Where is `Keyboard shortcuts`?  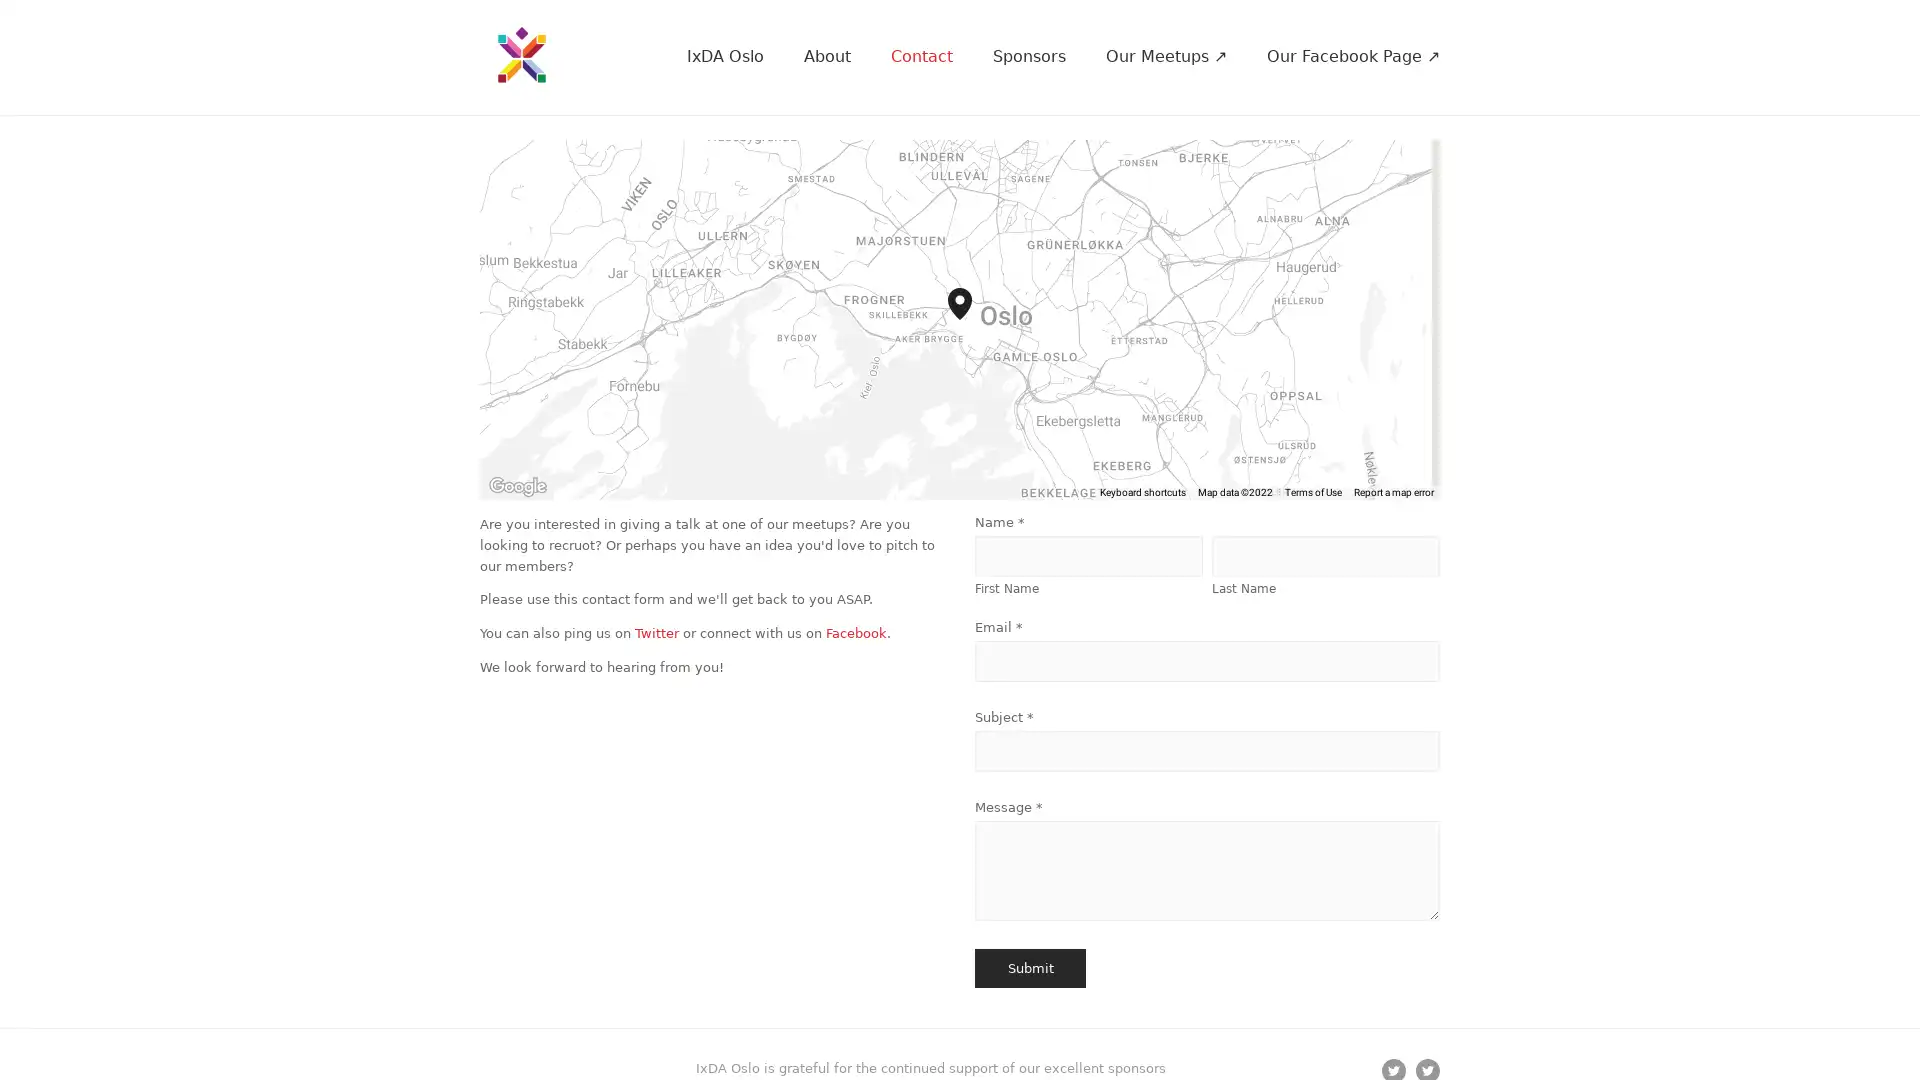
Keyboard shortcuts is located at coordinates (1176, 493).